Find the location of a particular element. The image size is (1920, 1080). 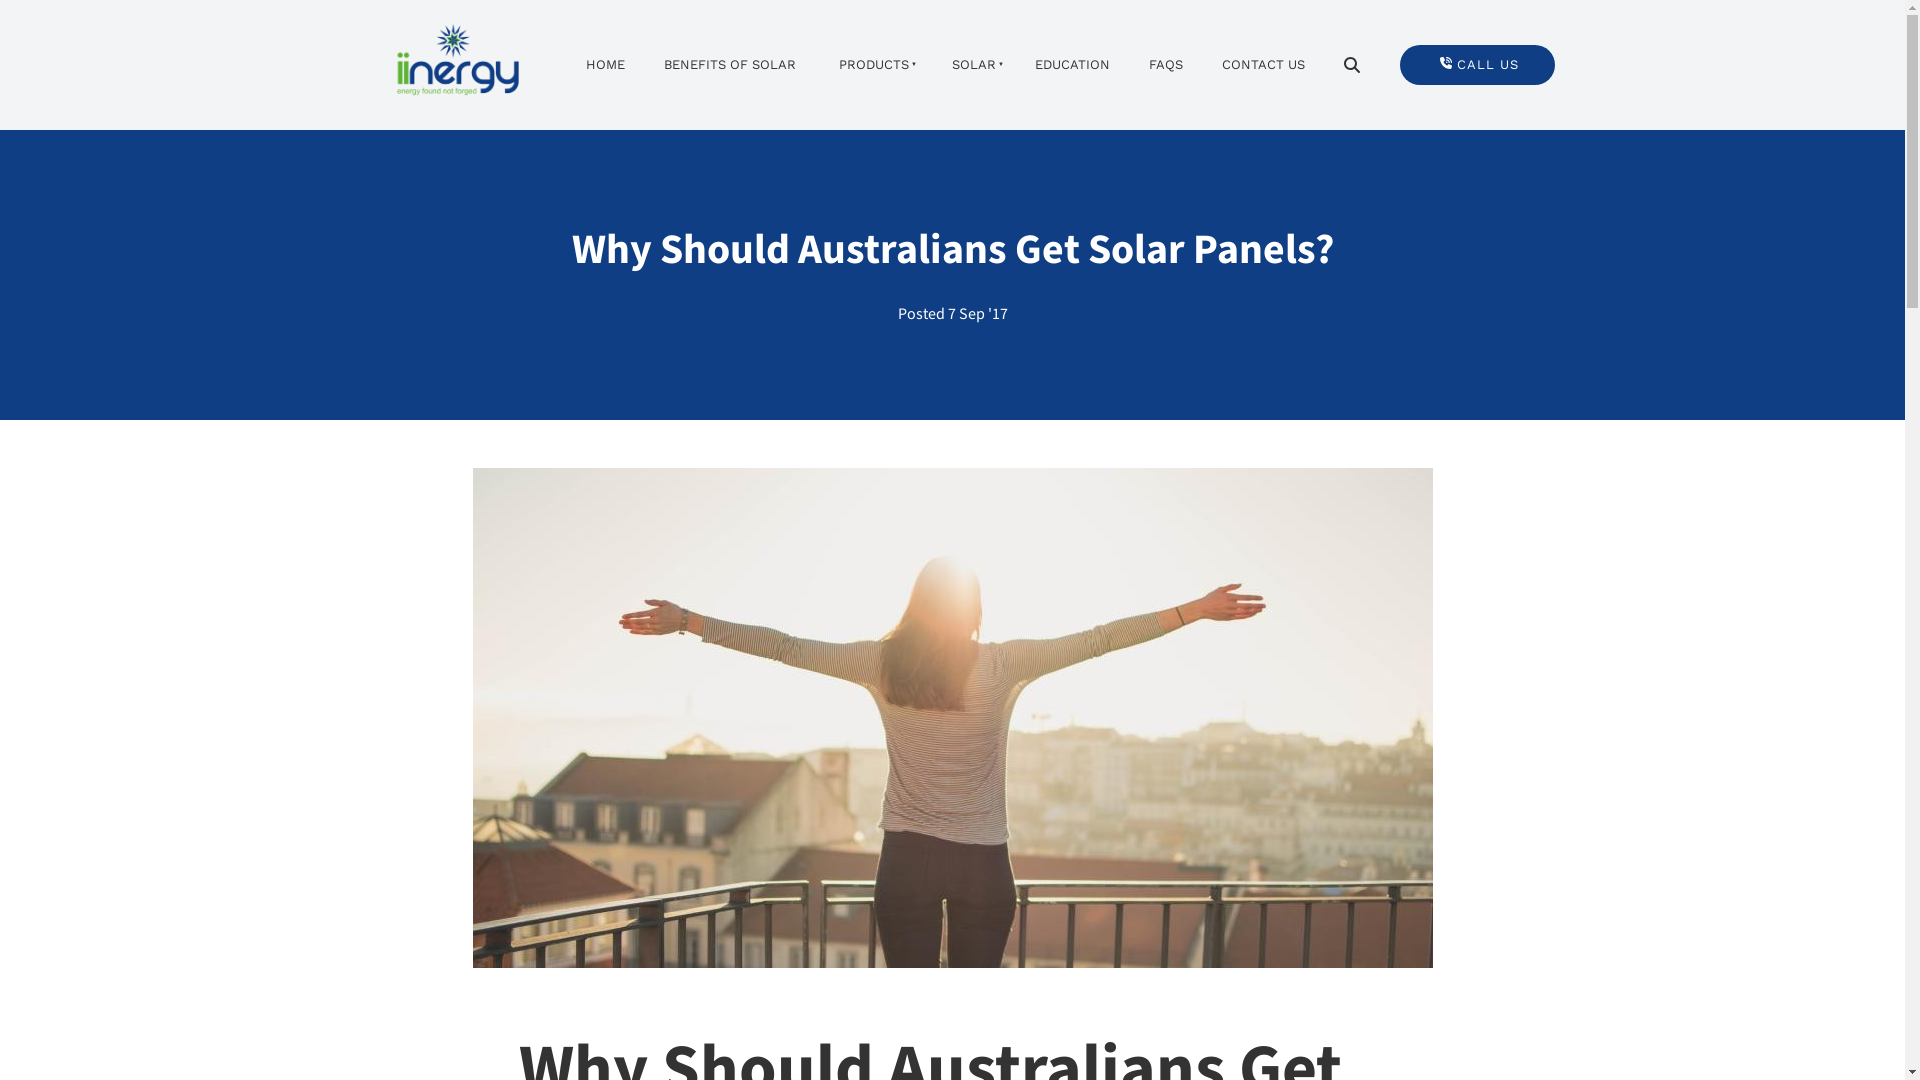

'CONTACT US' is located at coordinates (1262, 64).